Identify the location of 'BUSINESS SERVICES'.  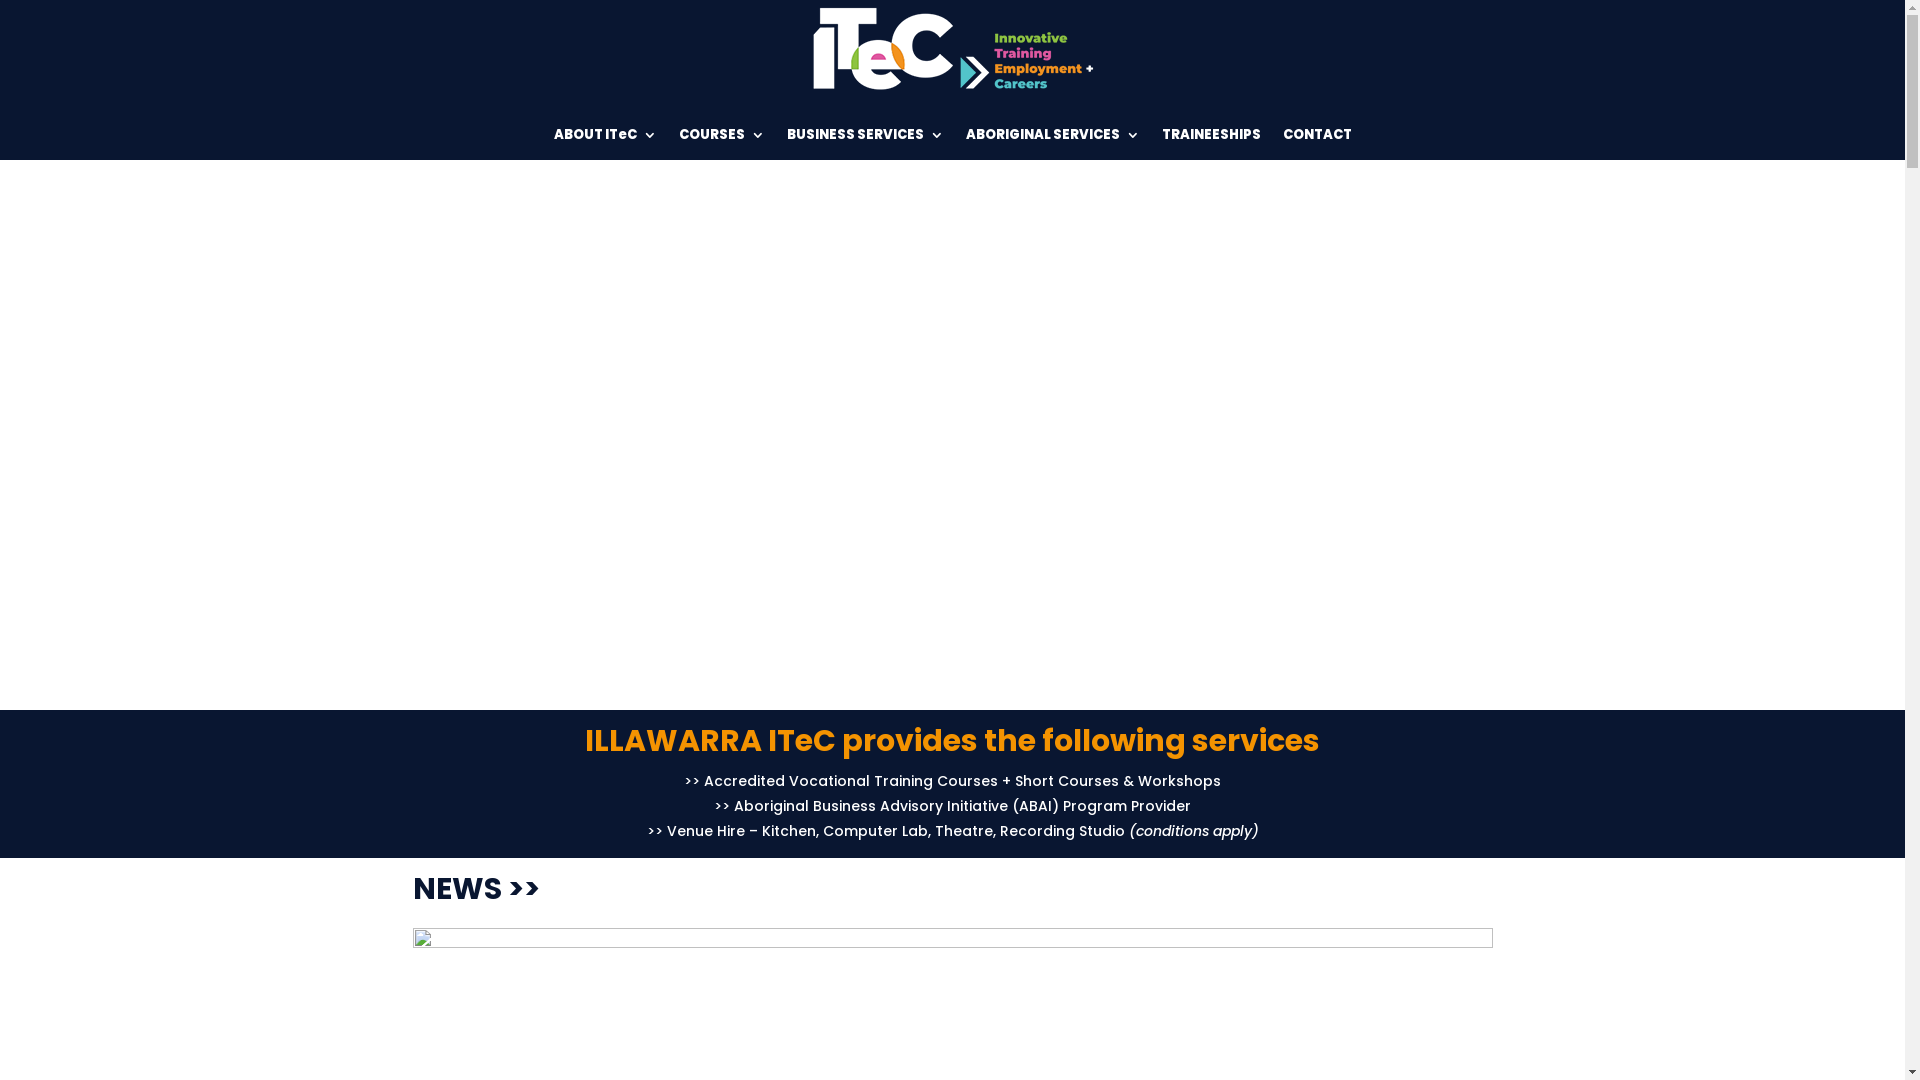
(864, 135).